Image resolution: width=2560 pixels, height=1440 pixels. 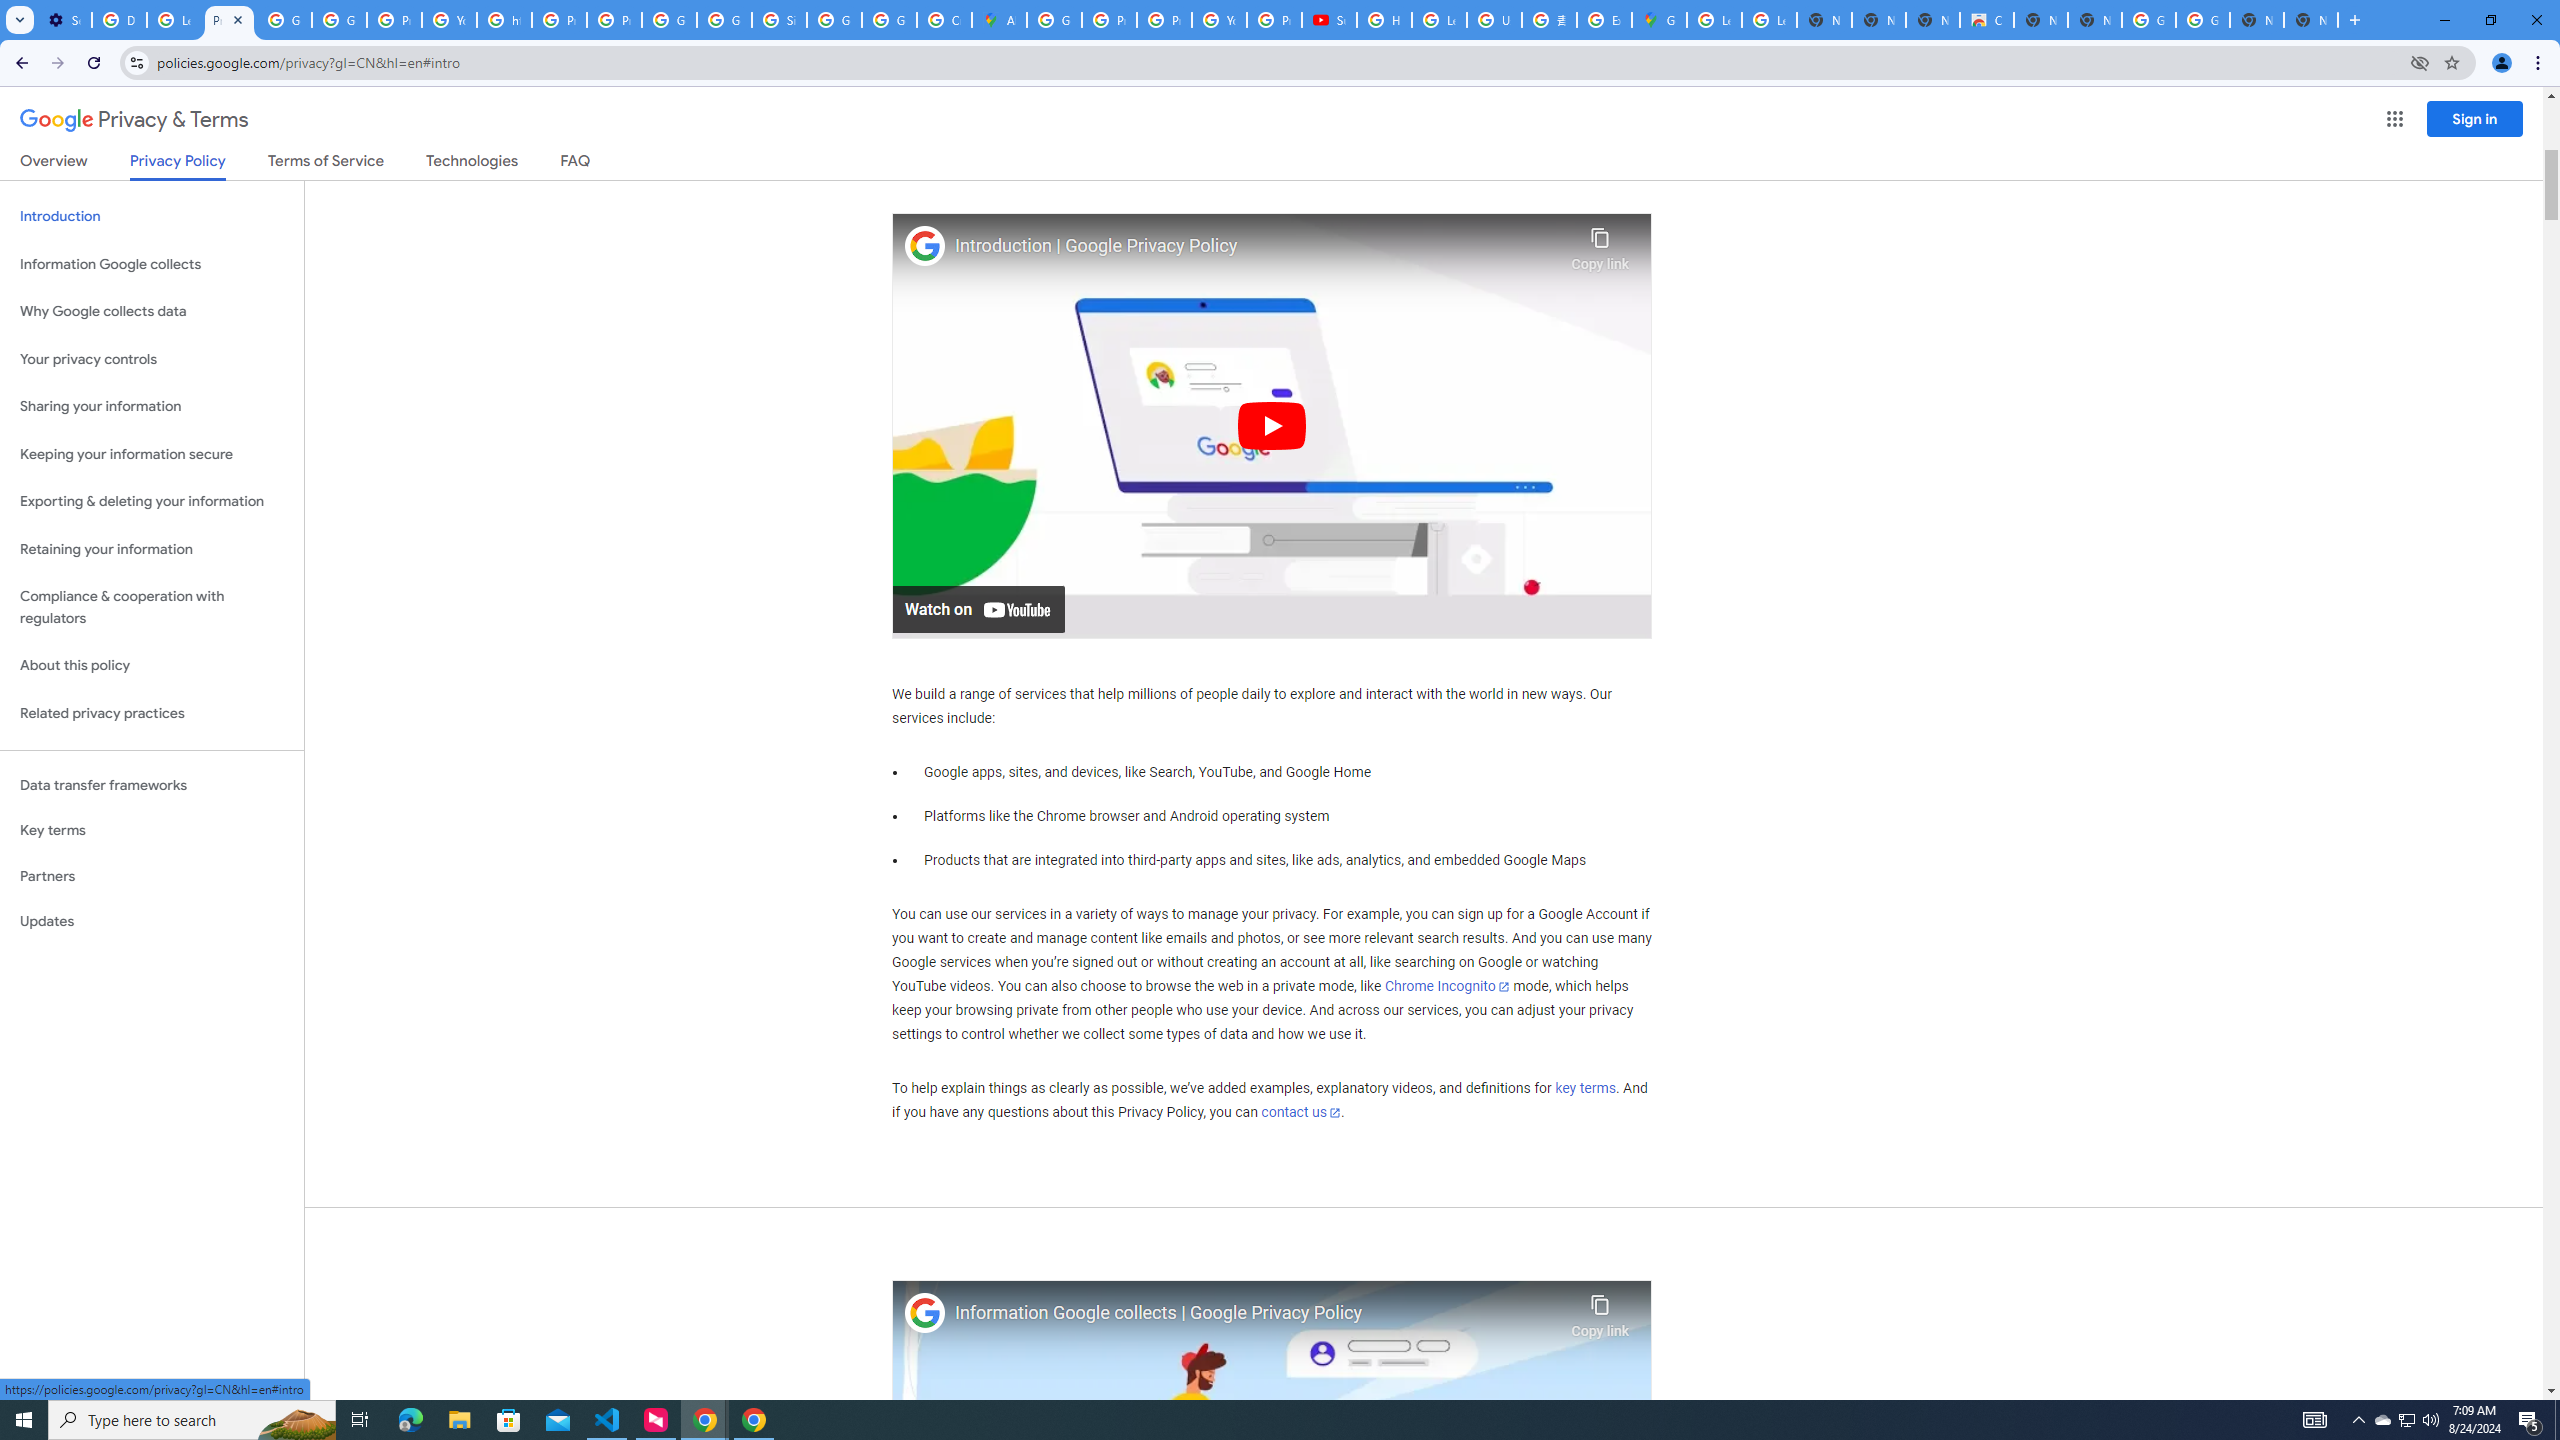 I want to click on 'Google Images', so click(x=2148, y=19).